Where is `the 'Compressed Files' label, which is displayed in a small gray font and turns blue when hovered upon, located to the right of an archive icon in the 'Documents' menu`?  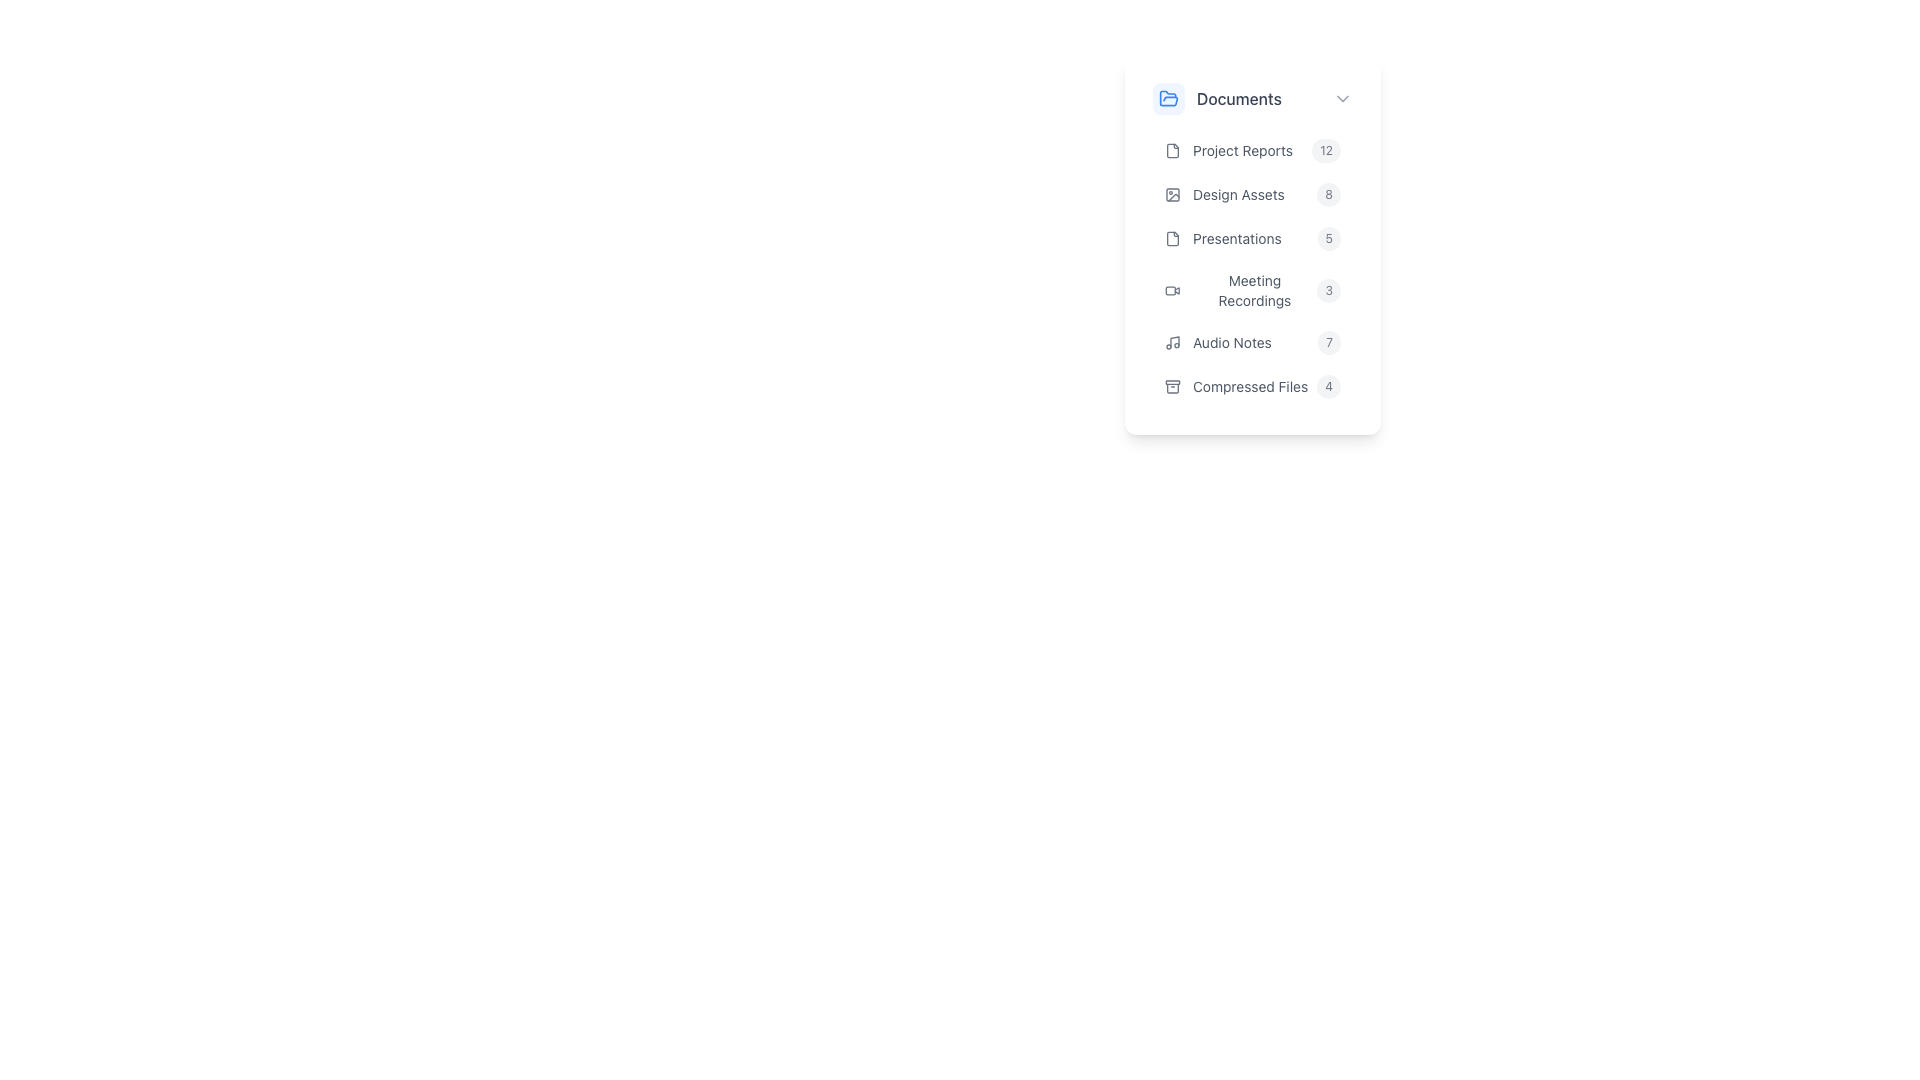
the 'Compressed Files' label, which is displayed in a small gray font and turns blue when hovered upon, located to the right of an archive icon in the 'Documents' menu is located at coordinates (1249, 386).